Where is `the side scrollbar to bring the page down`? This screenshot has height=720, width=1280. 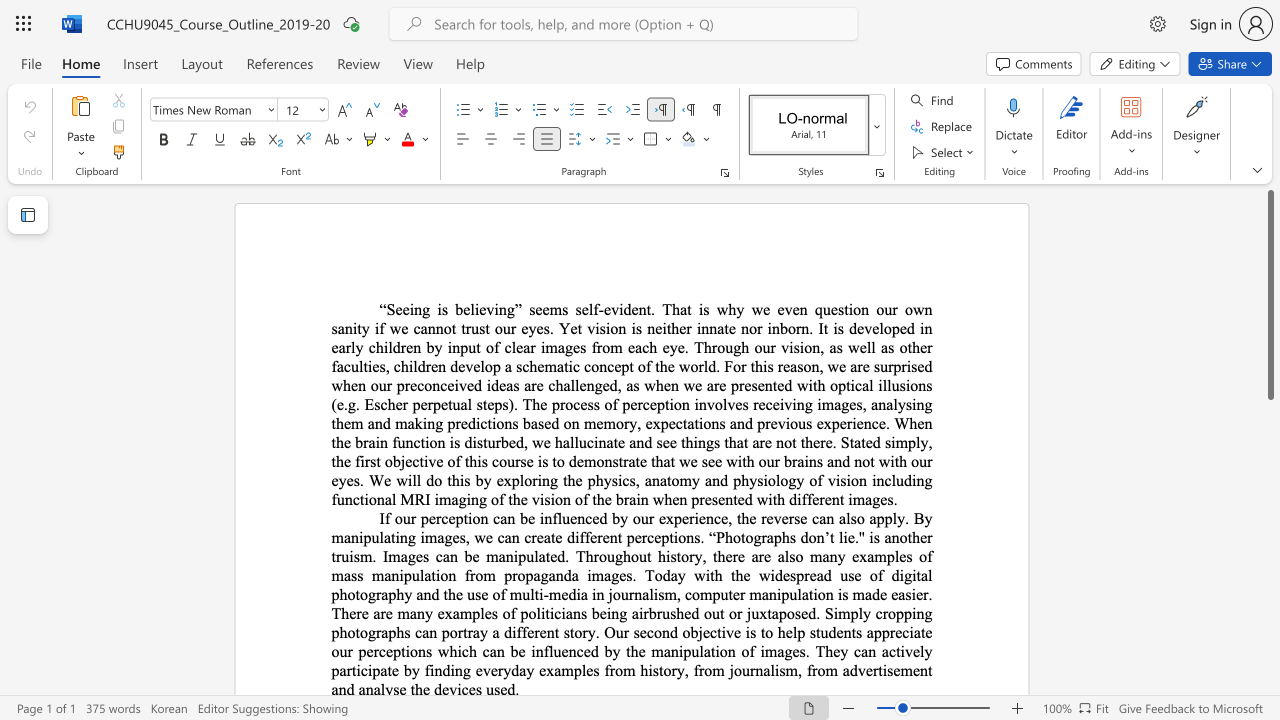 the side scrollbar to bring the page down is located at coordinates (1269, 678).